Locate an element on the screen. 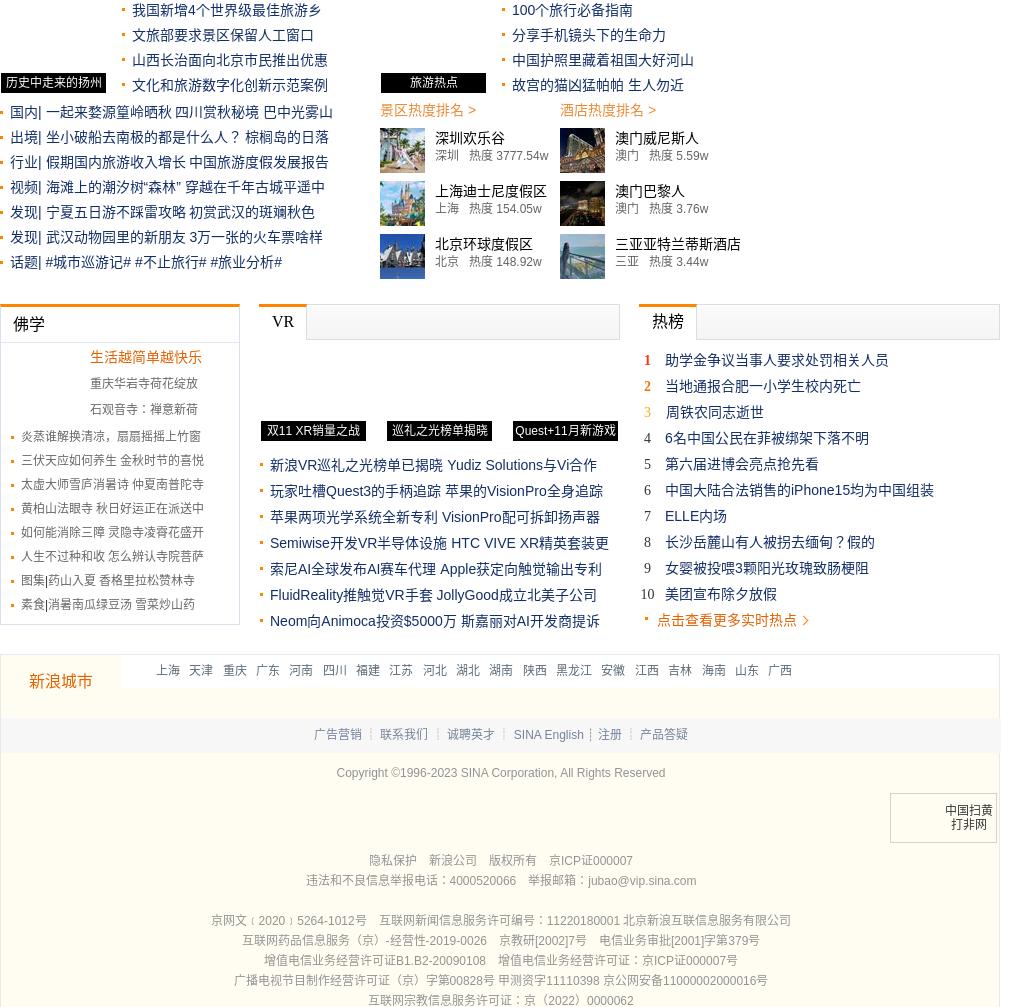 The image size is (1020, 1007). '酒店热度排名 >' is located at coordinates (607, 109).